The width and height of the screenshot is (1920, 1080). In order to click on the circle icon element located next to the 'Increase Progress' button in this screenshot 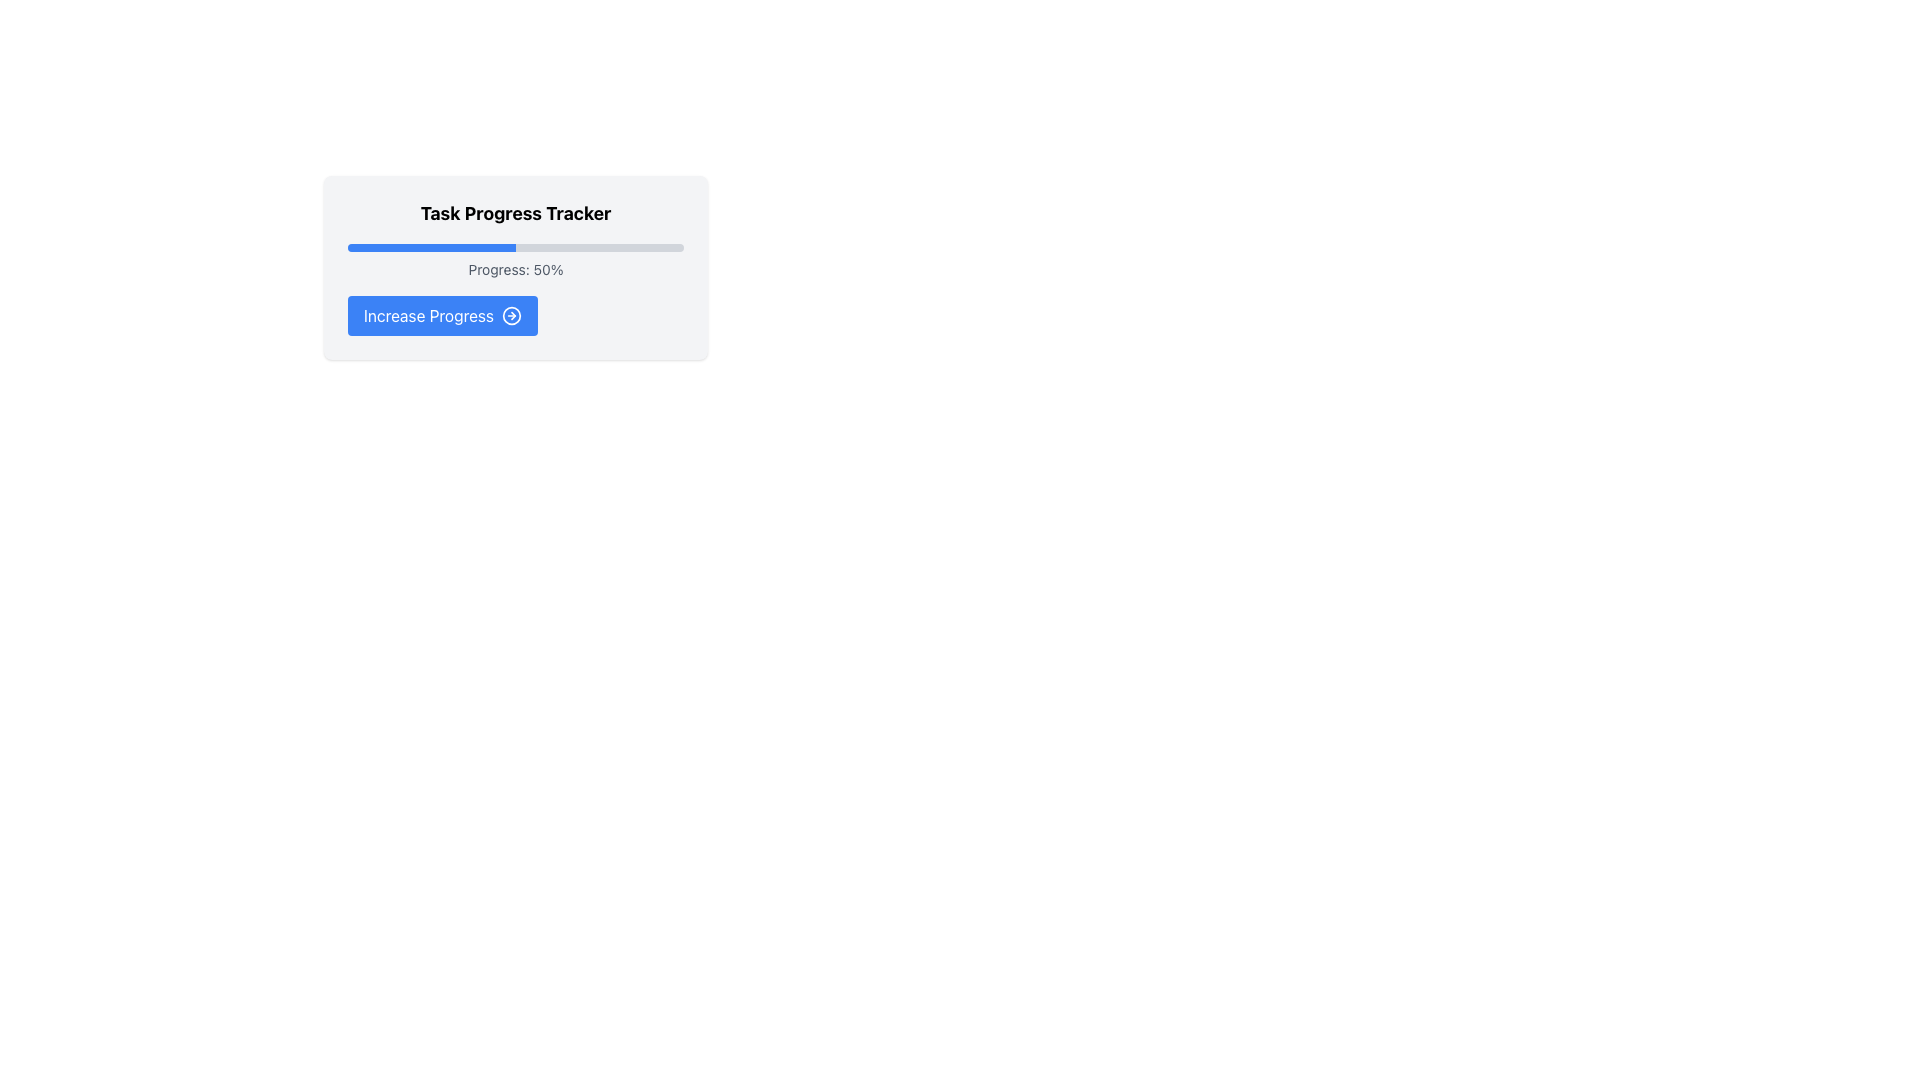, I will do `click(511, 315)`.